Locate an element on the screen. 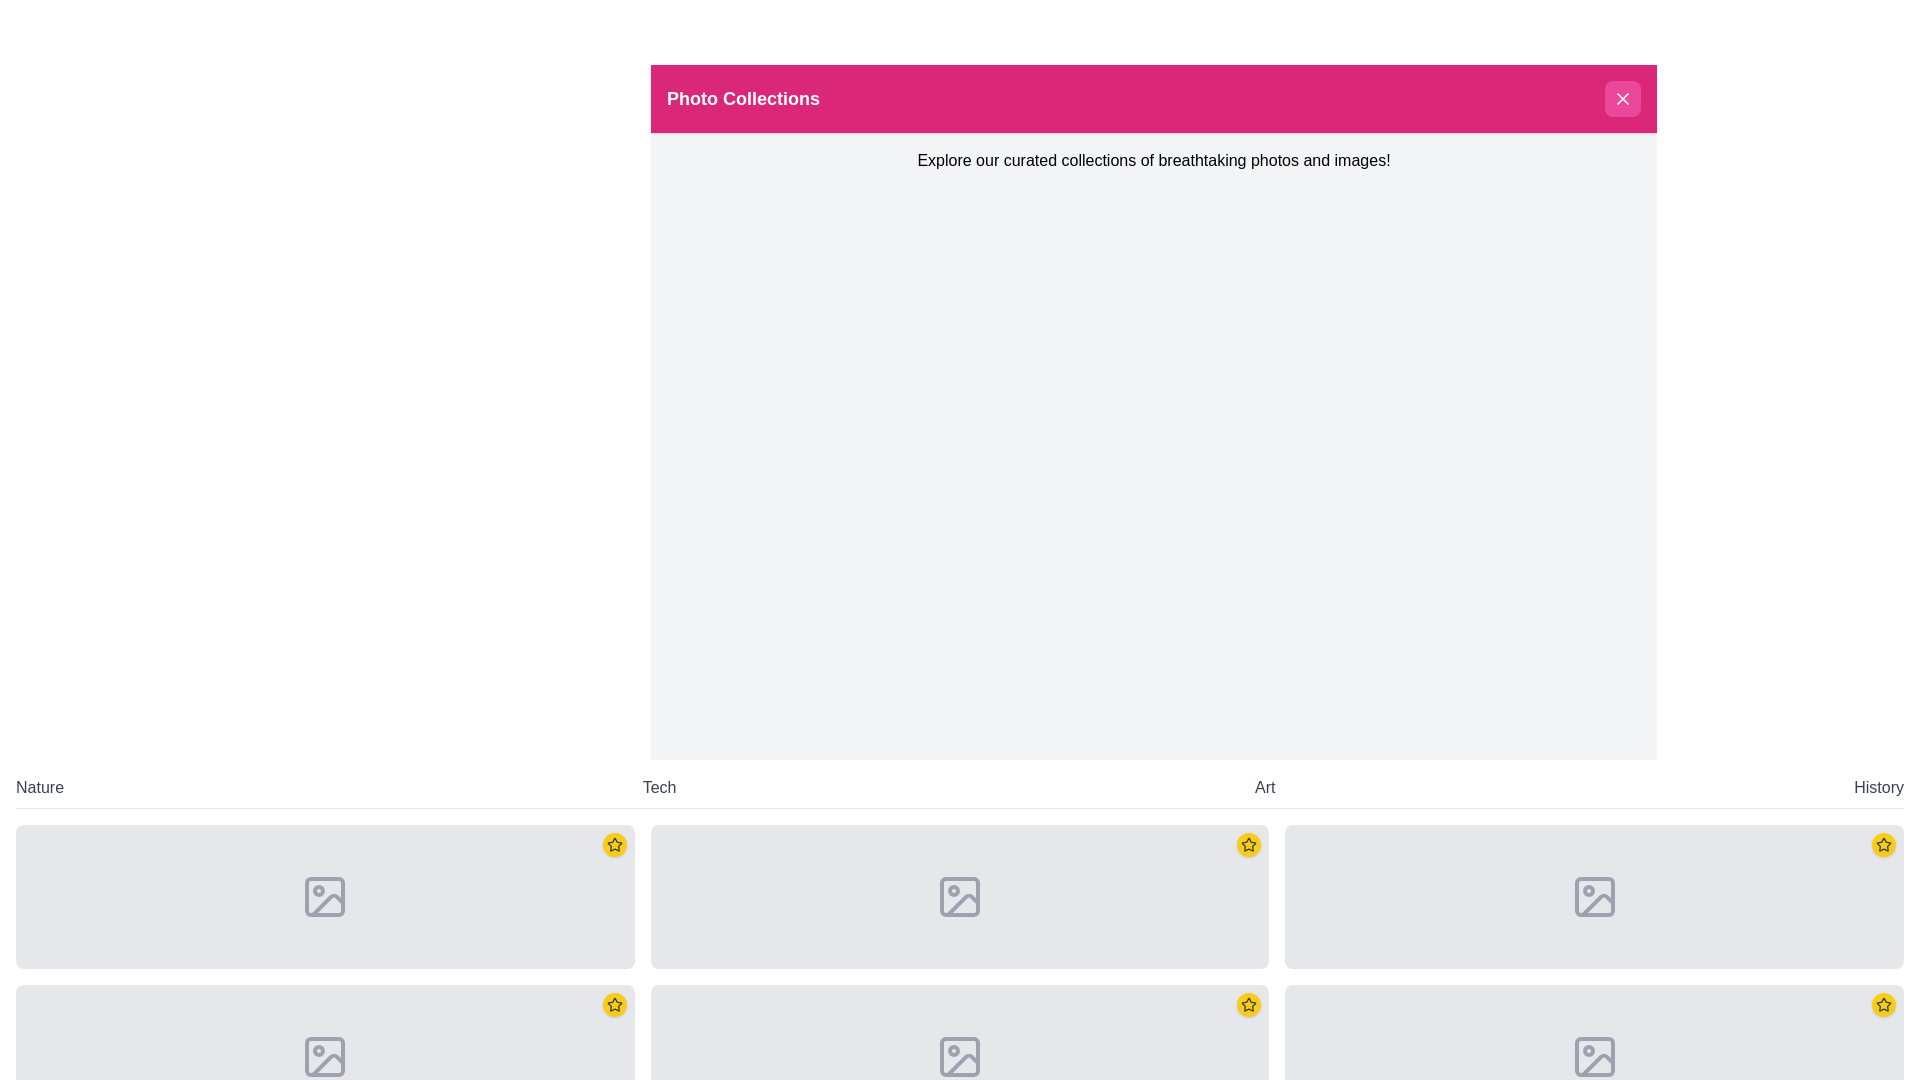  the star icon located at the top-right corner of a square card under the 'Art' category for more information is located at coordinates (1248, 1004).